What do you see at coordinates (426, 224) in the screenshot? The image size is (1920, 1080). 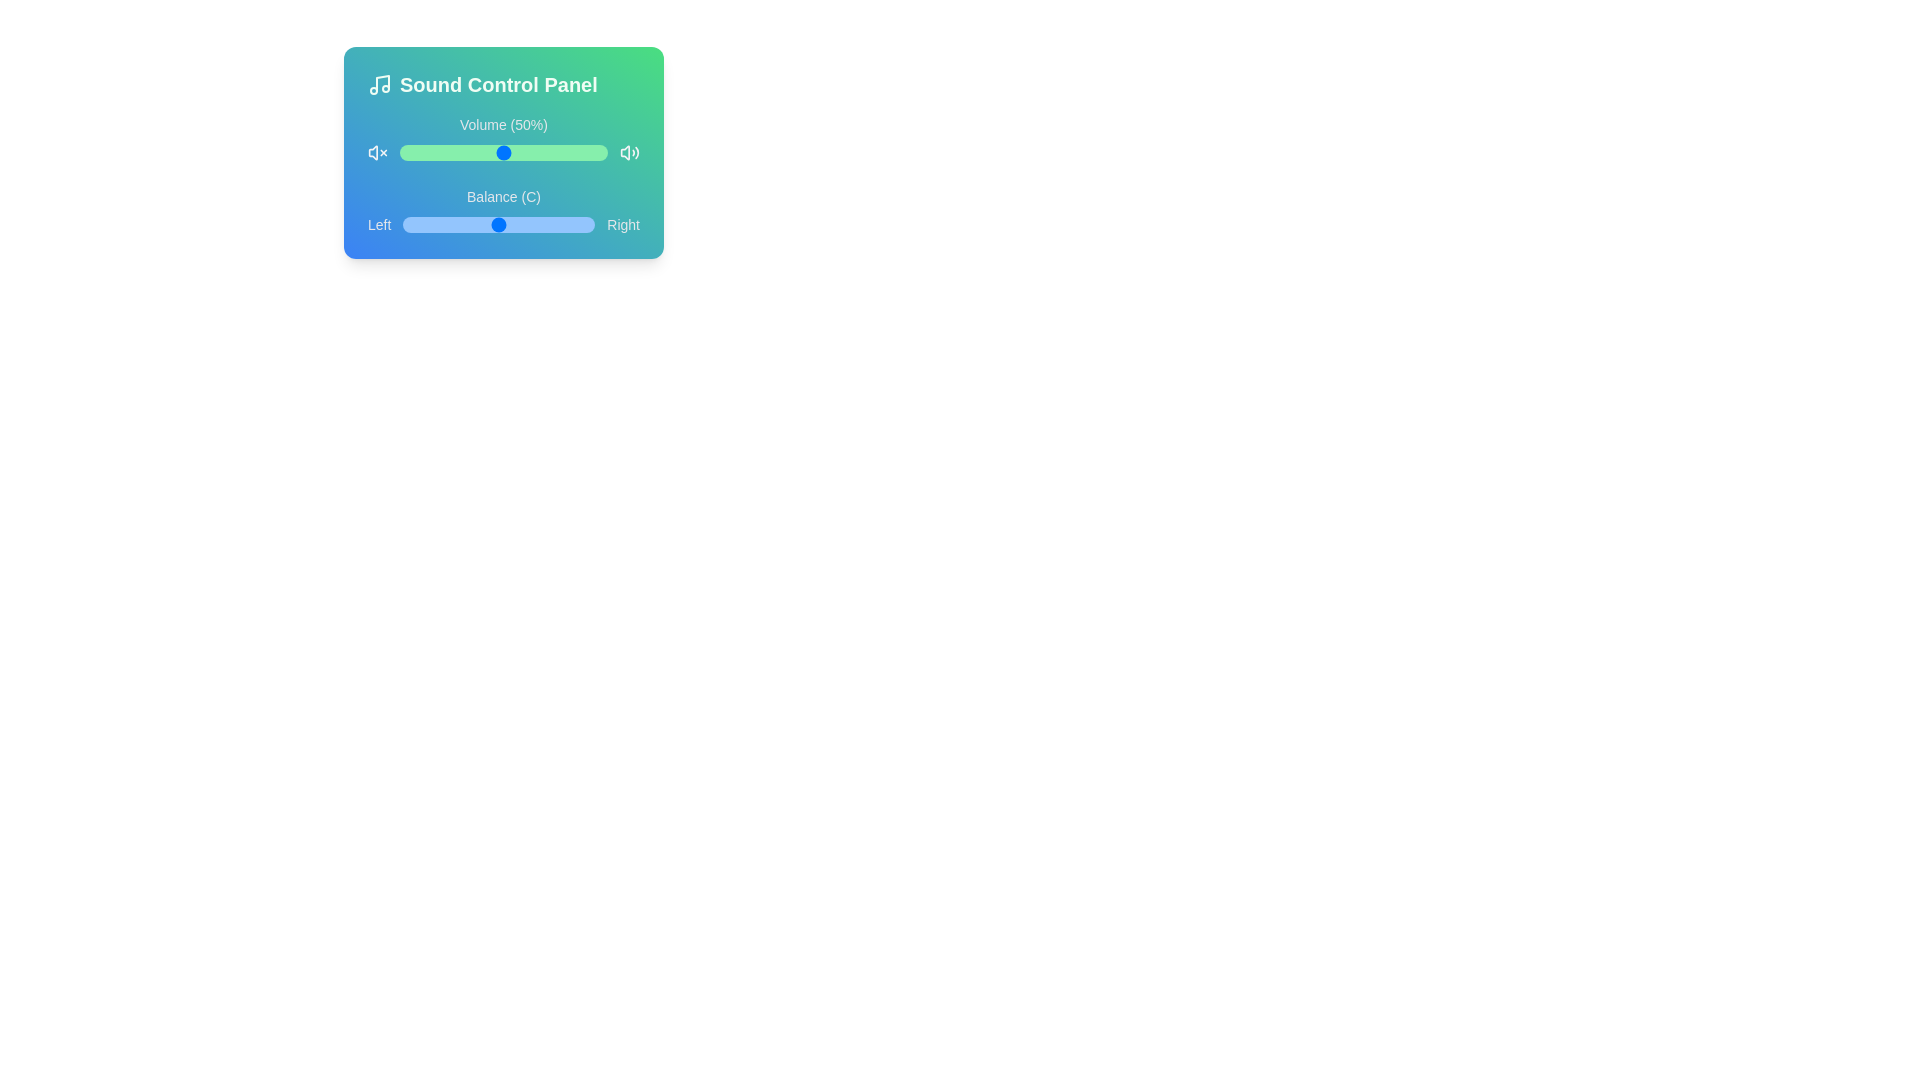 I see `balance` at bounding box center [426, 224].